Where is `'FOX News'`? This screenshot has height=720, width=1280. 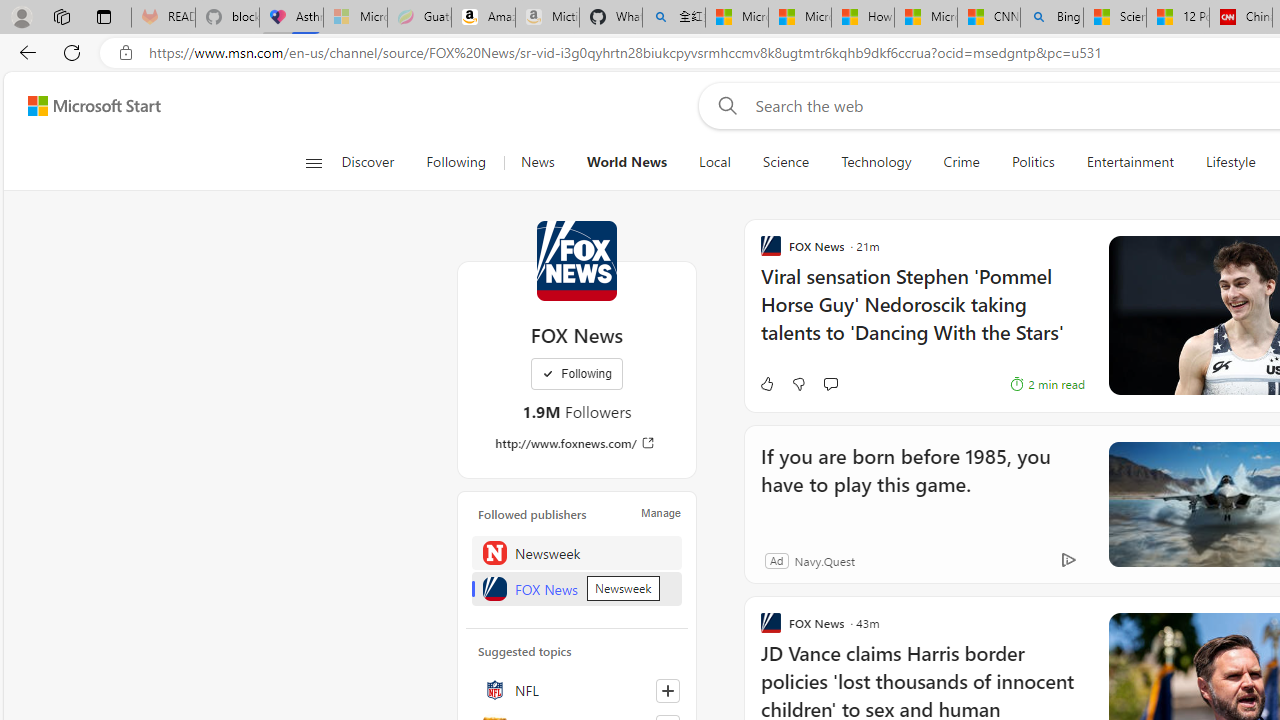
'FOX News' is located at coordinates (576, 260).